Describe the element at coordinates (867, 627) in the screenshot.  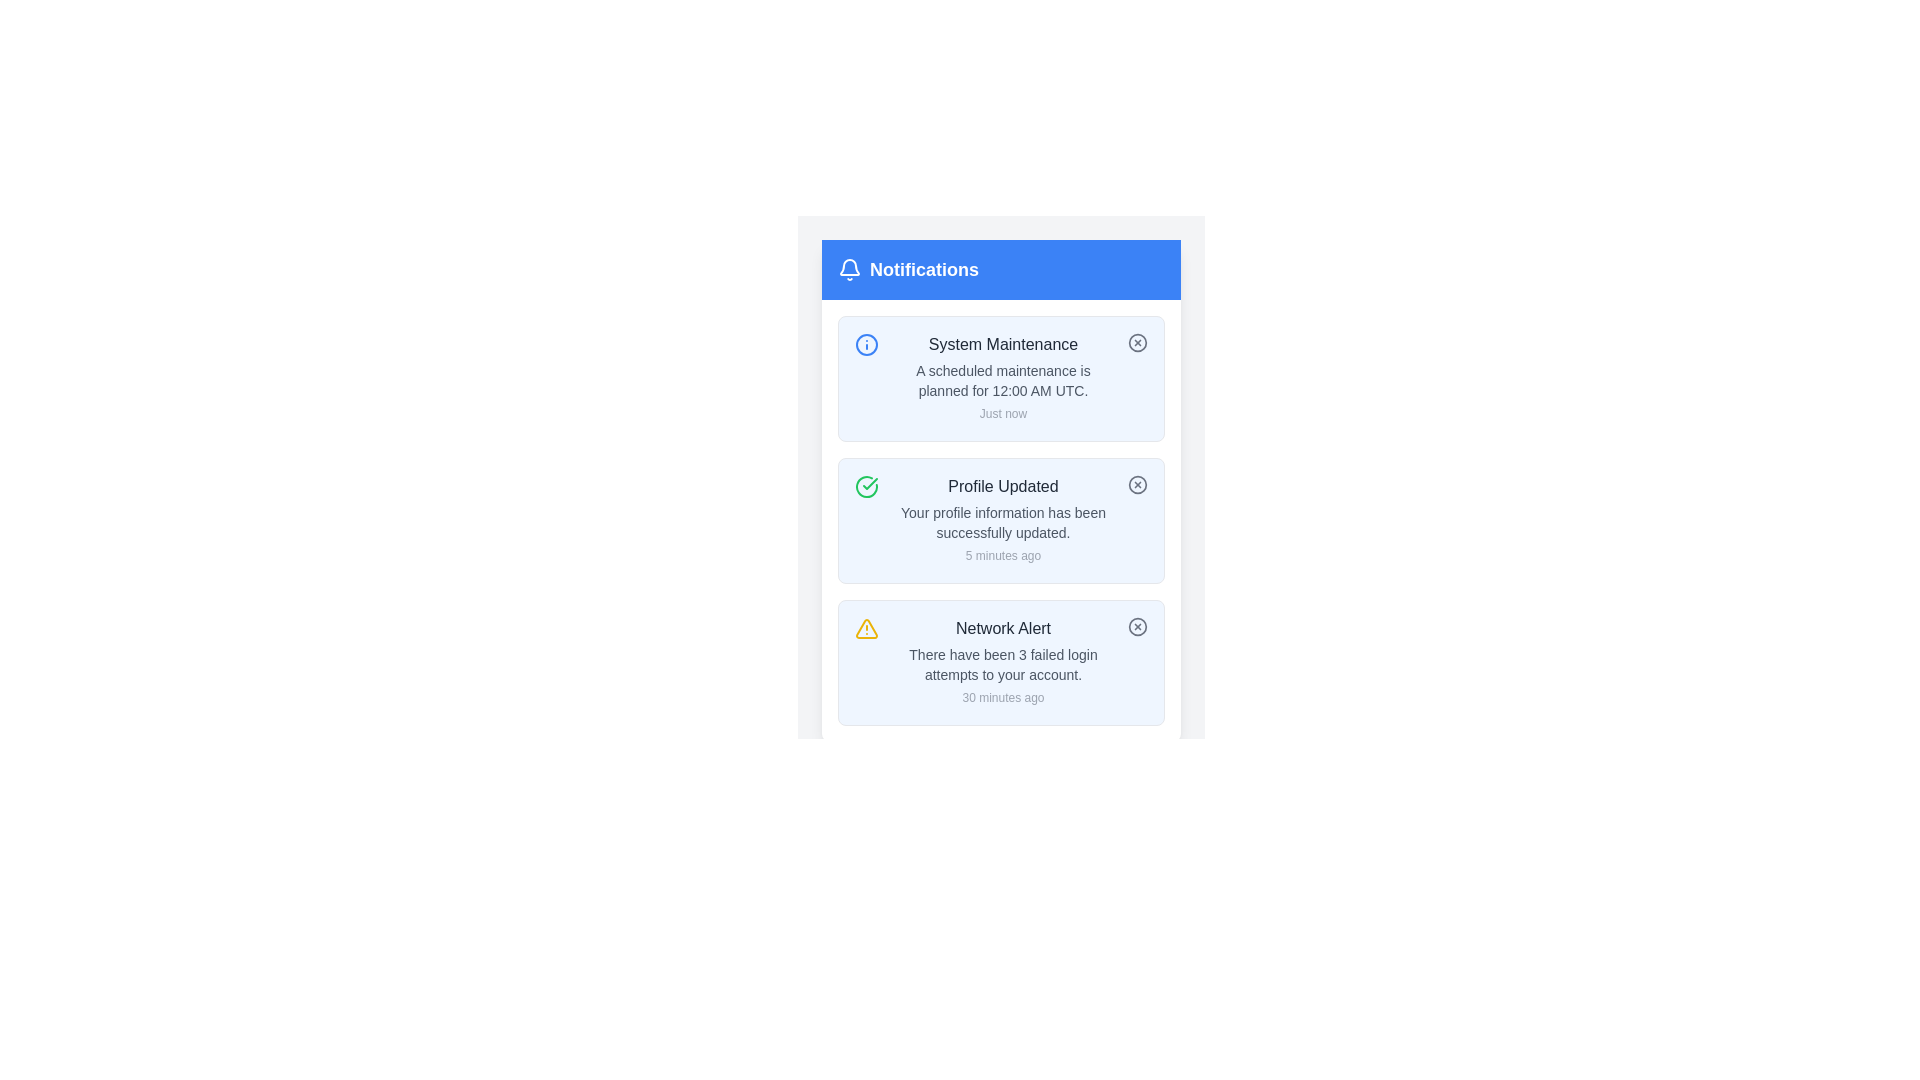
I see `the triangular icon with a hollow interior and yellow border located in the 'Network Alert' notification card` at that location.